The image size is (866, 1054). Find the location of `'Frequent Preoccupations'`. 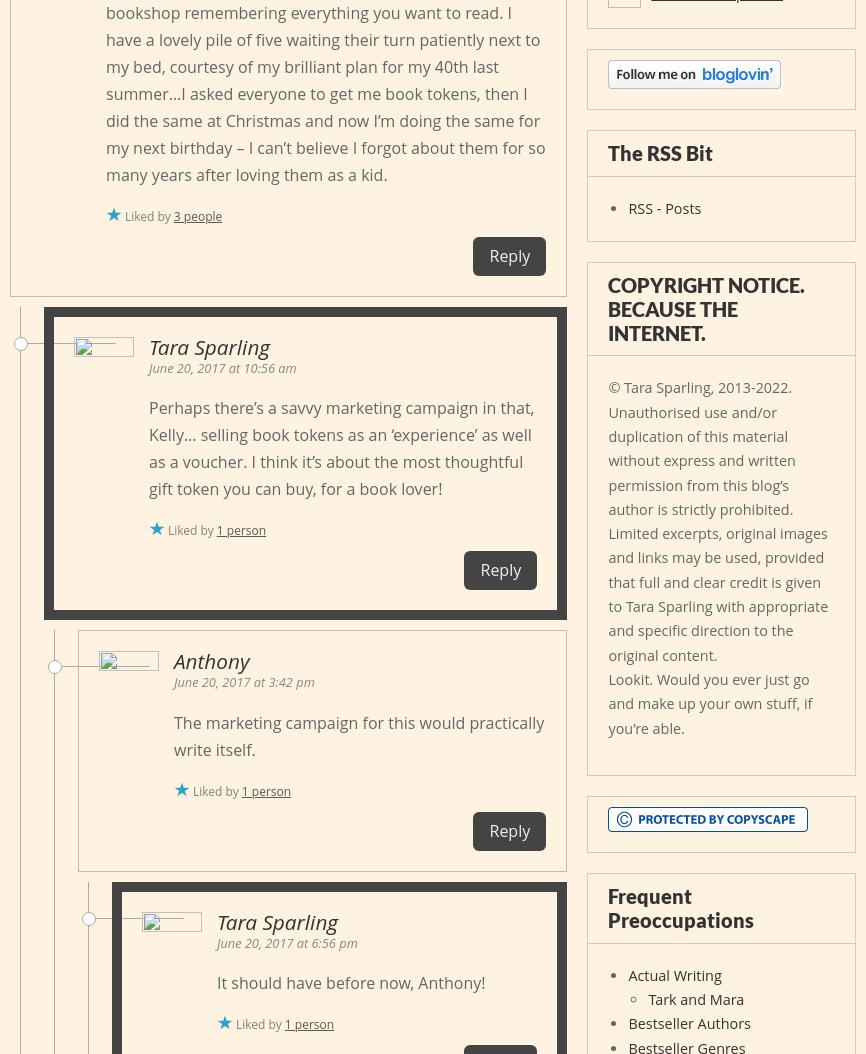

'Frequent Preoccupations' is located at coordinates (680, 907).